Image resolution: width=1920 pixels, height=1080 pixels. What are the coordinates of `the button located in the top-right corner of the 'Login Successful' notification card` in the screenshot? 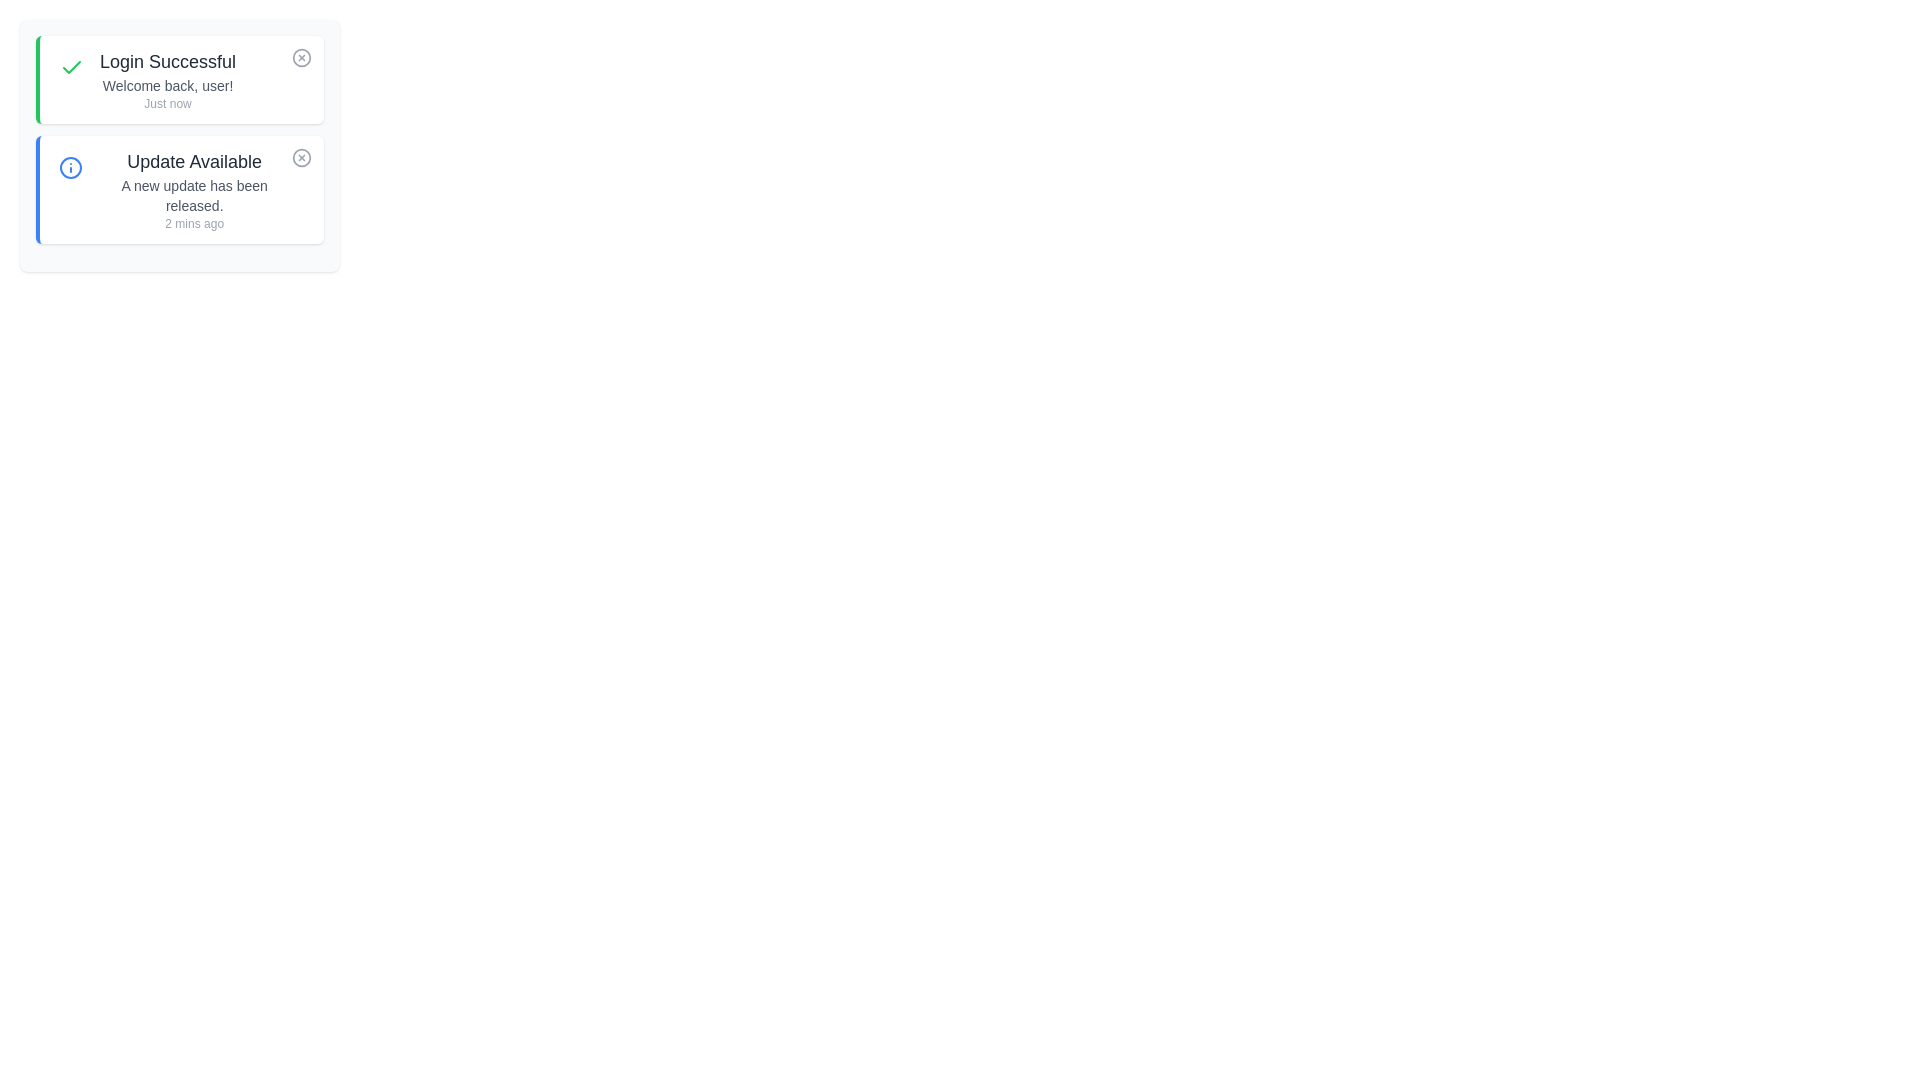 It's located at (301, 56).